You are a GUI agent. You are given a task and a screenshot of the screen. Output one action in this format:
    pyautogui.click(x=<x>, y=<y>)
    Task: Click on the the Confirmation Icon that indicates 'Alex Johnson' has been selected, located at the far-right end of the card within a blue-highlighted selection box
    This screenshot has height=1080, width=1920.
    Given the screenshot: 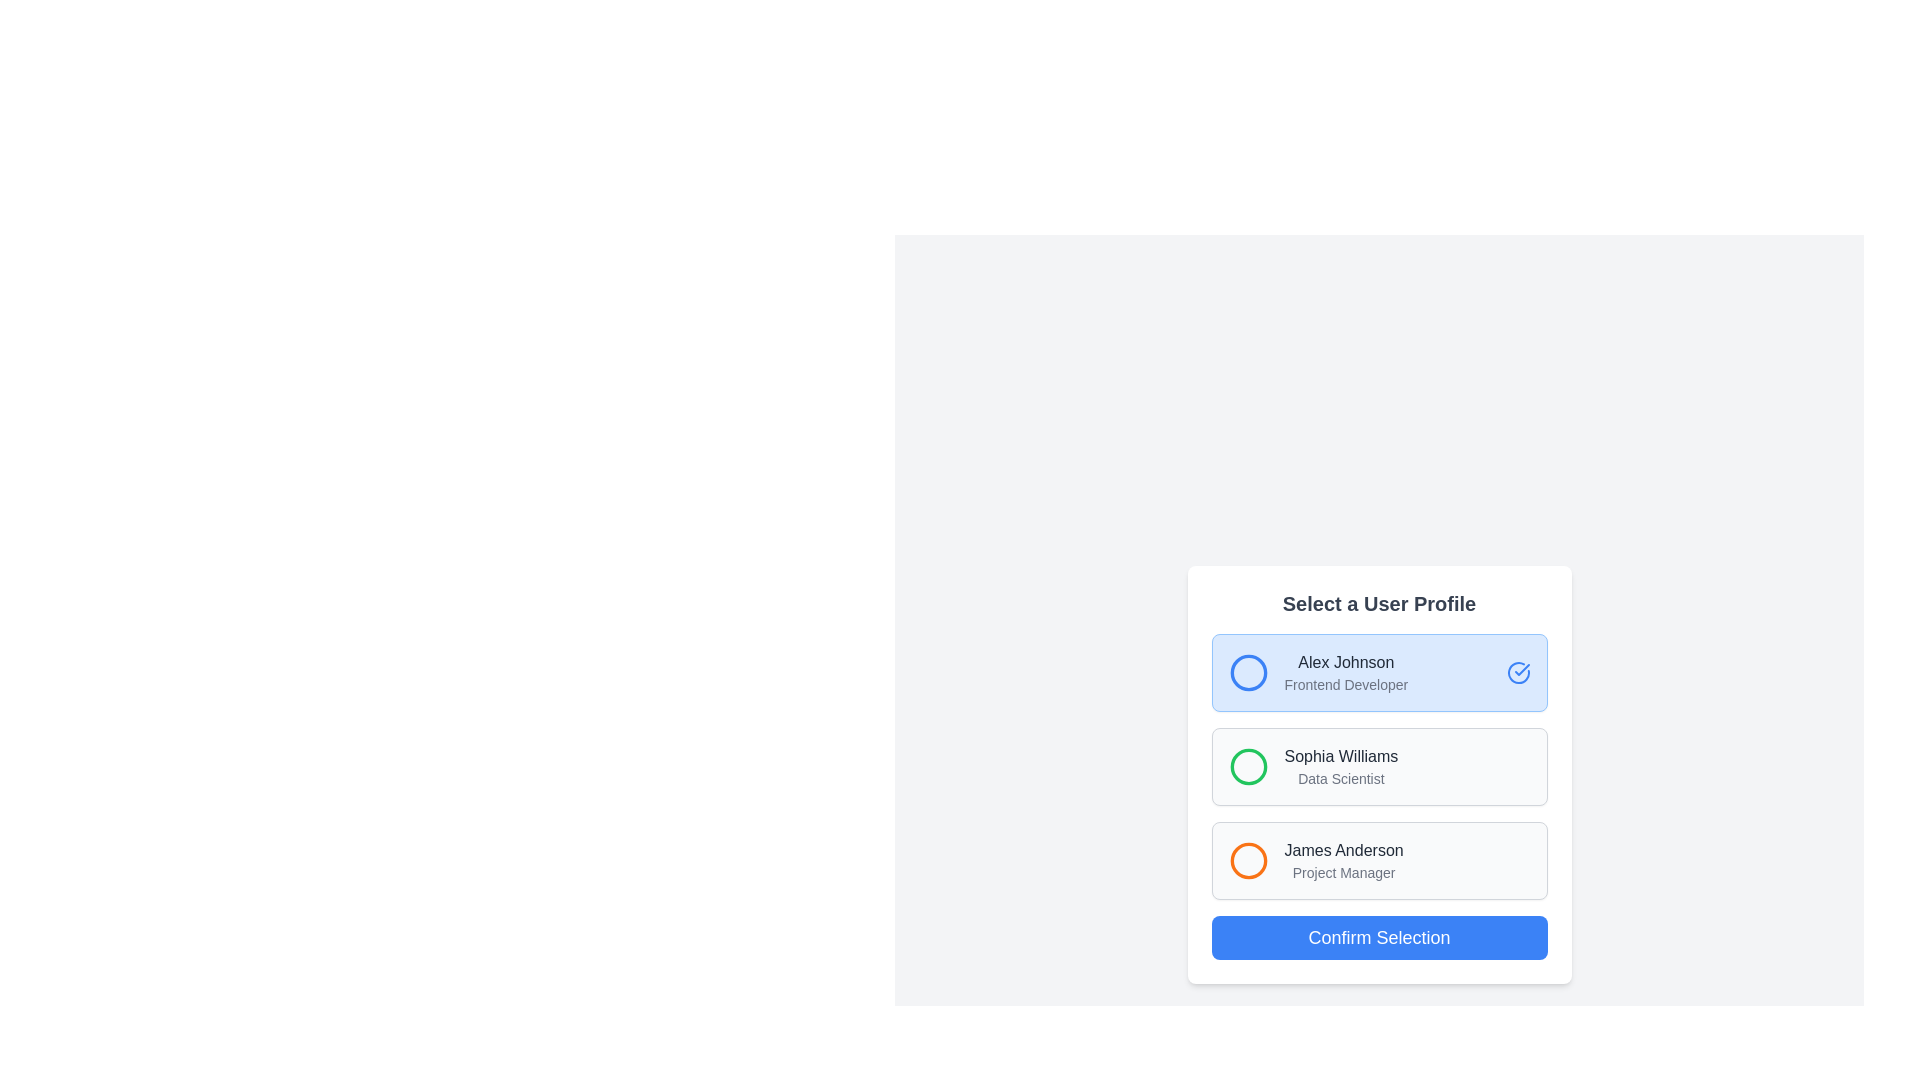 What is the action you would take?
    pyautogui.click(x=1518, y=672)
    